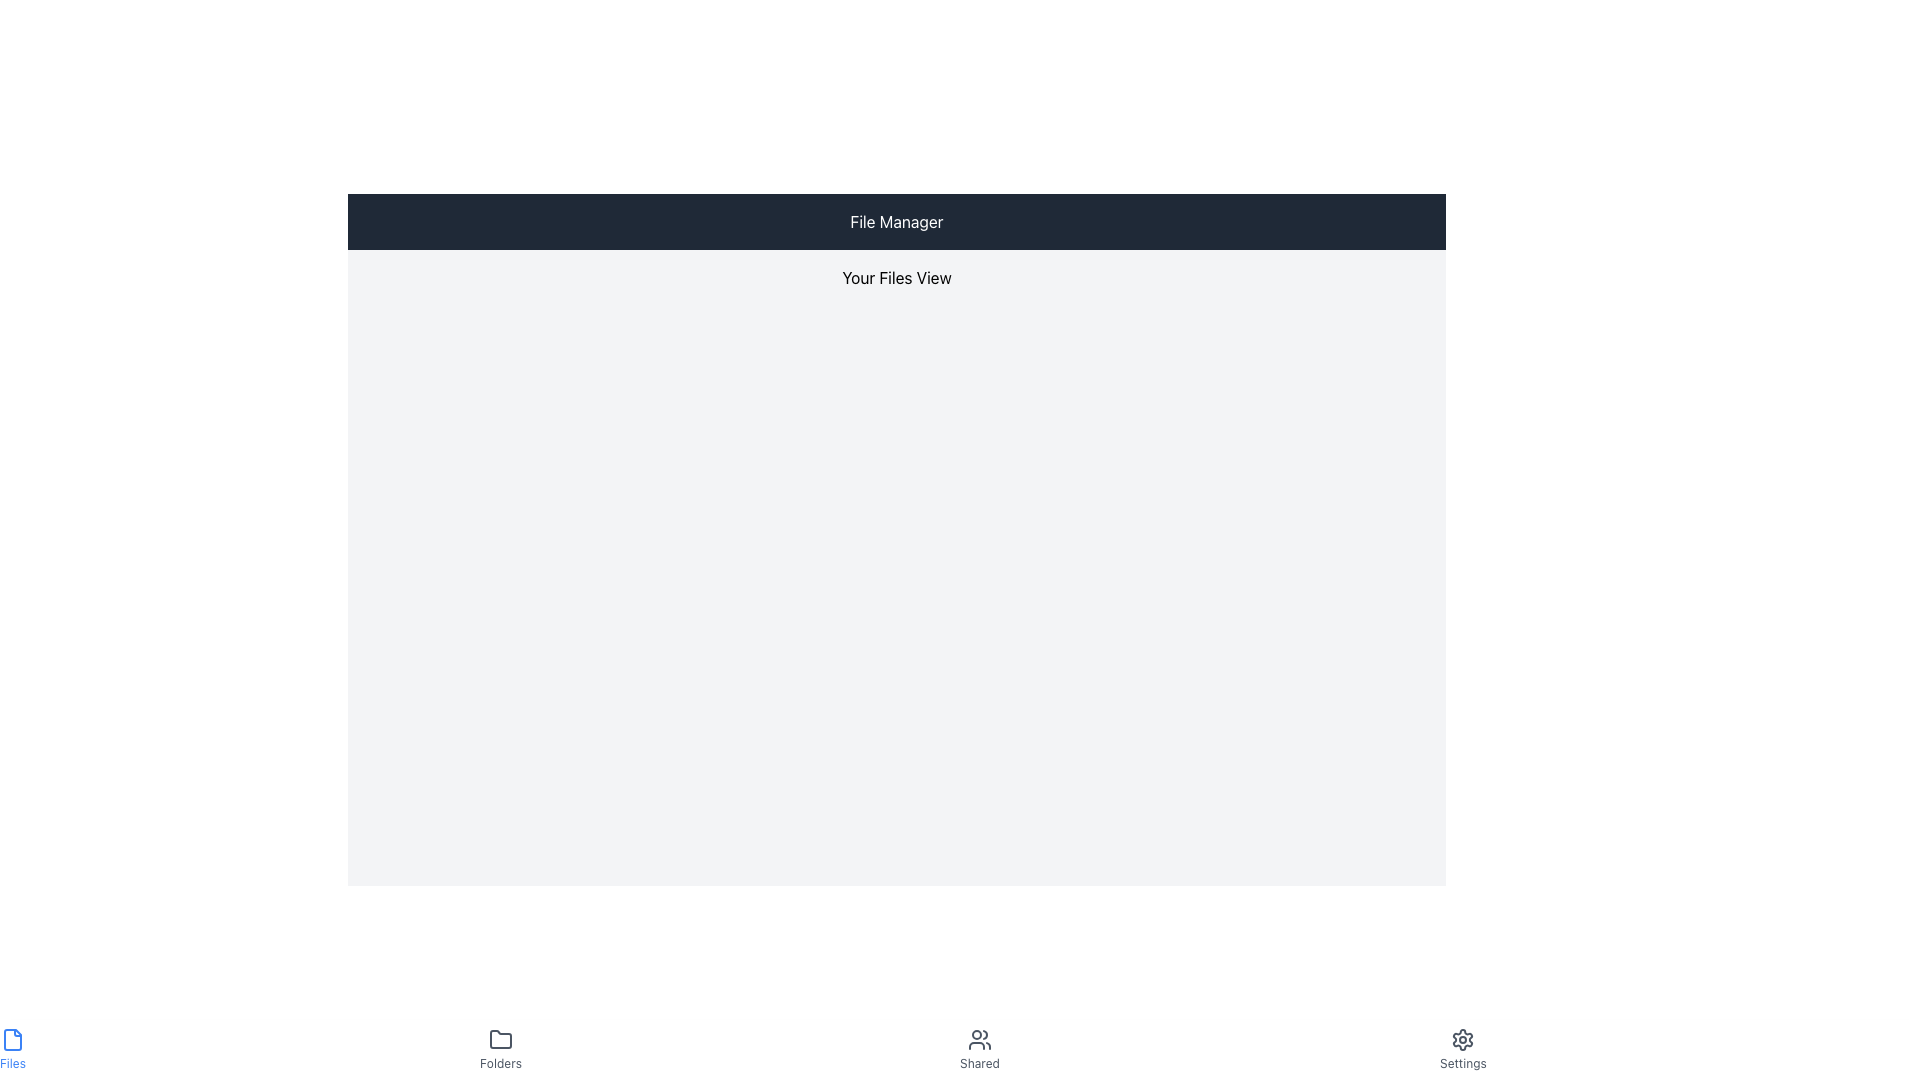 The image size is (1920, 1080). I want to click on the small dark gray folder icon located in the bottom navigation bar, which is positioned above the text label 'Folders', so click(500, 1039).